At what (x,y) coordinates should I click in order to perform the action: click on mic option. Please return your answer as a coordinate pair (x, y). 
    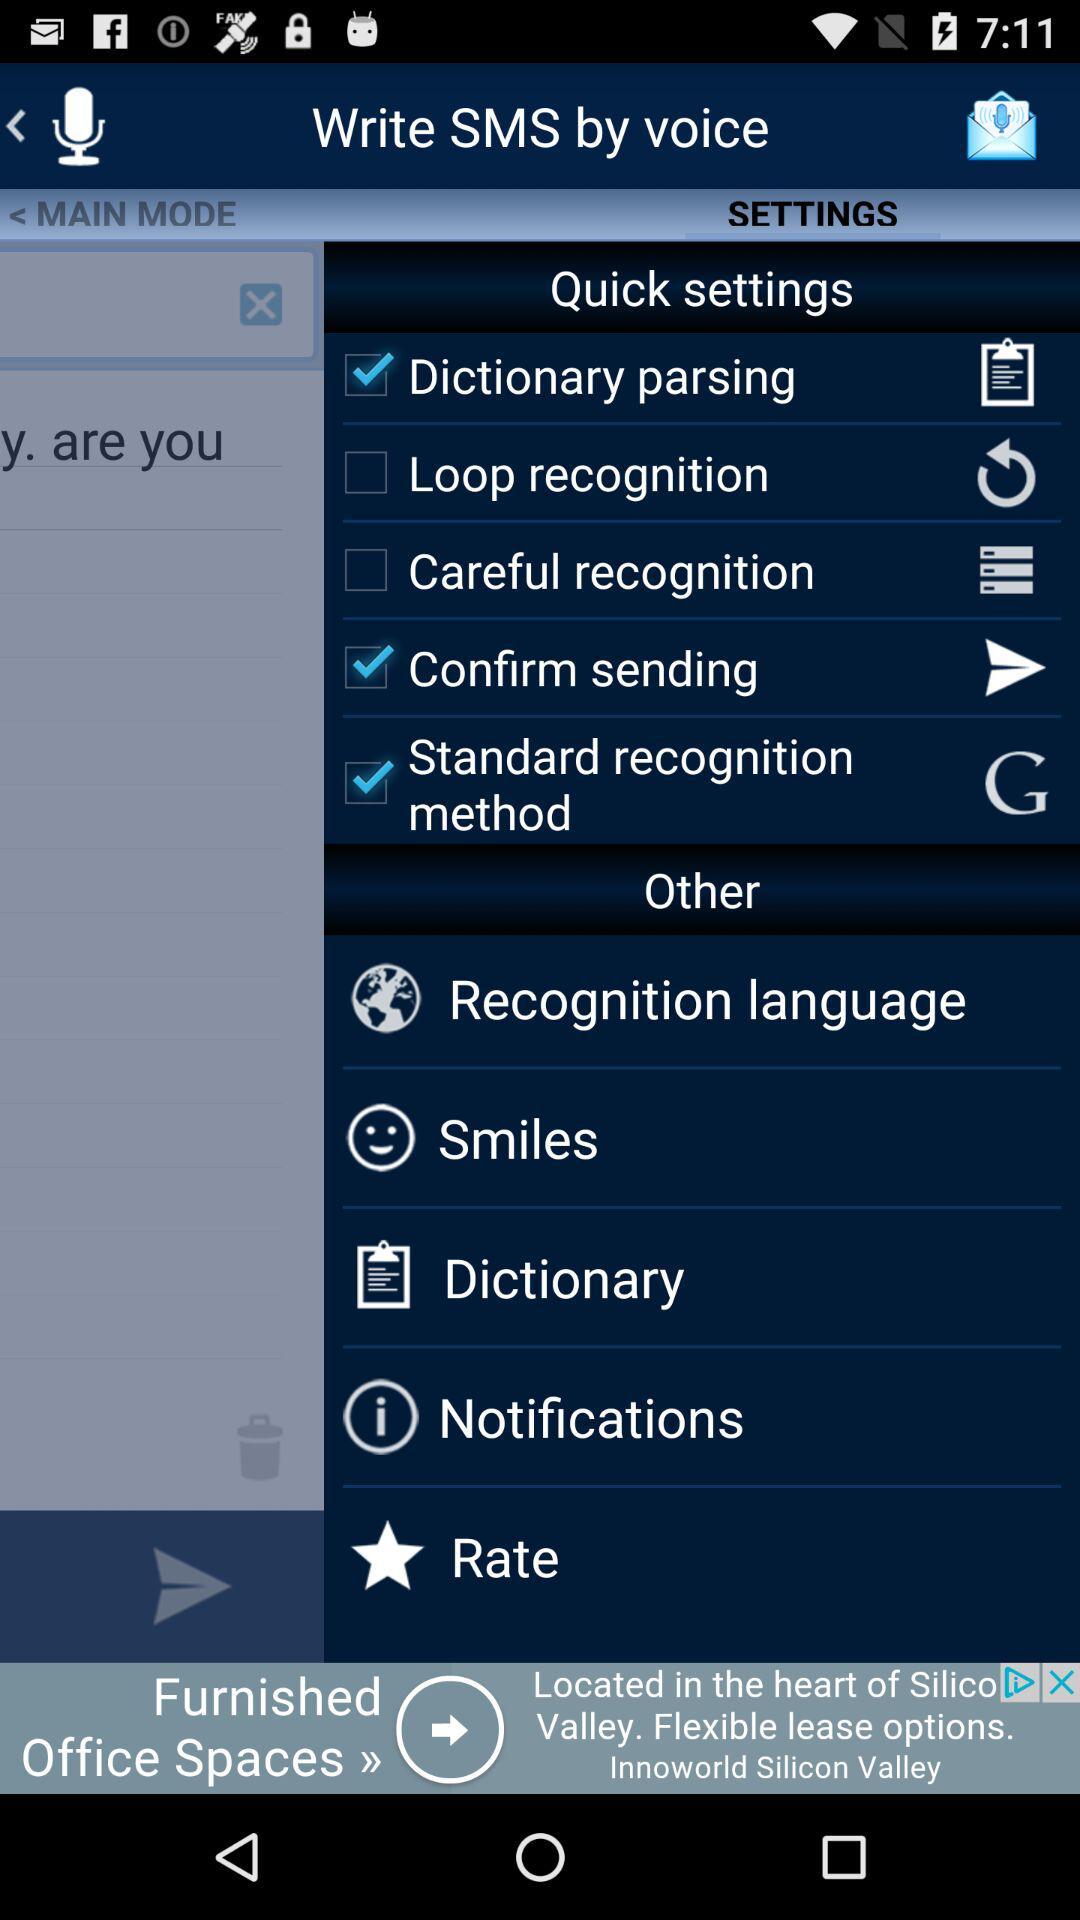
    Looking at the image, I should click on (77, 124).